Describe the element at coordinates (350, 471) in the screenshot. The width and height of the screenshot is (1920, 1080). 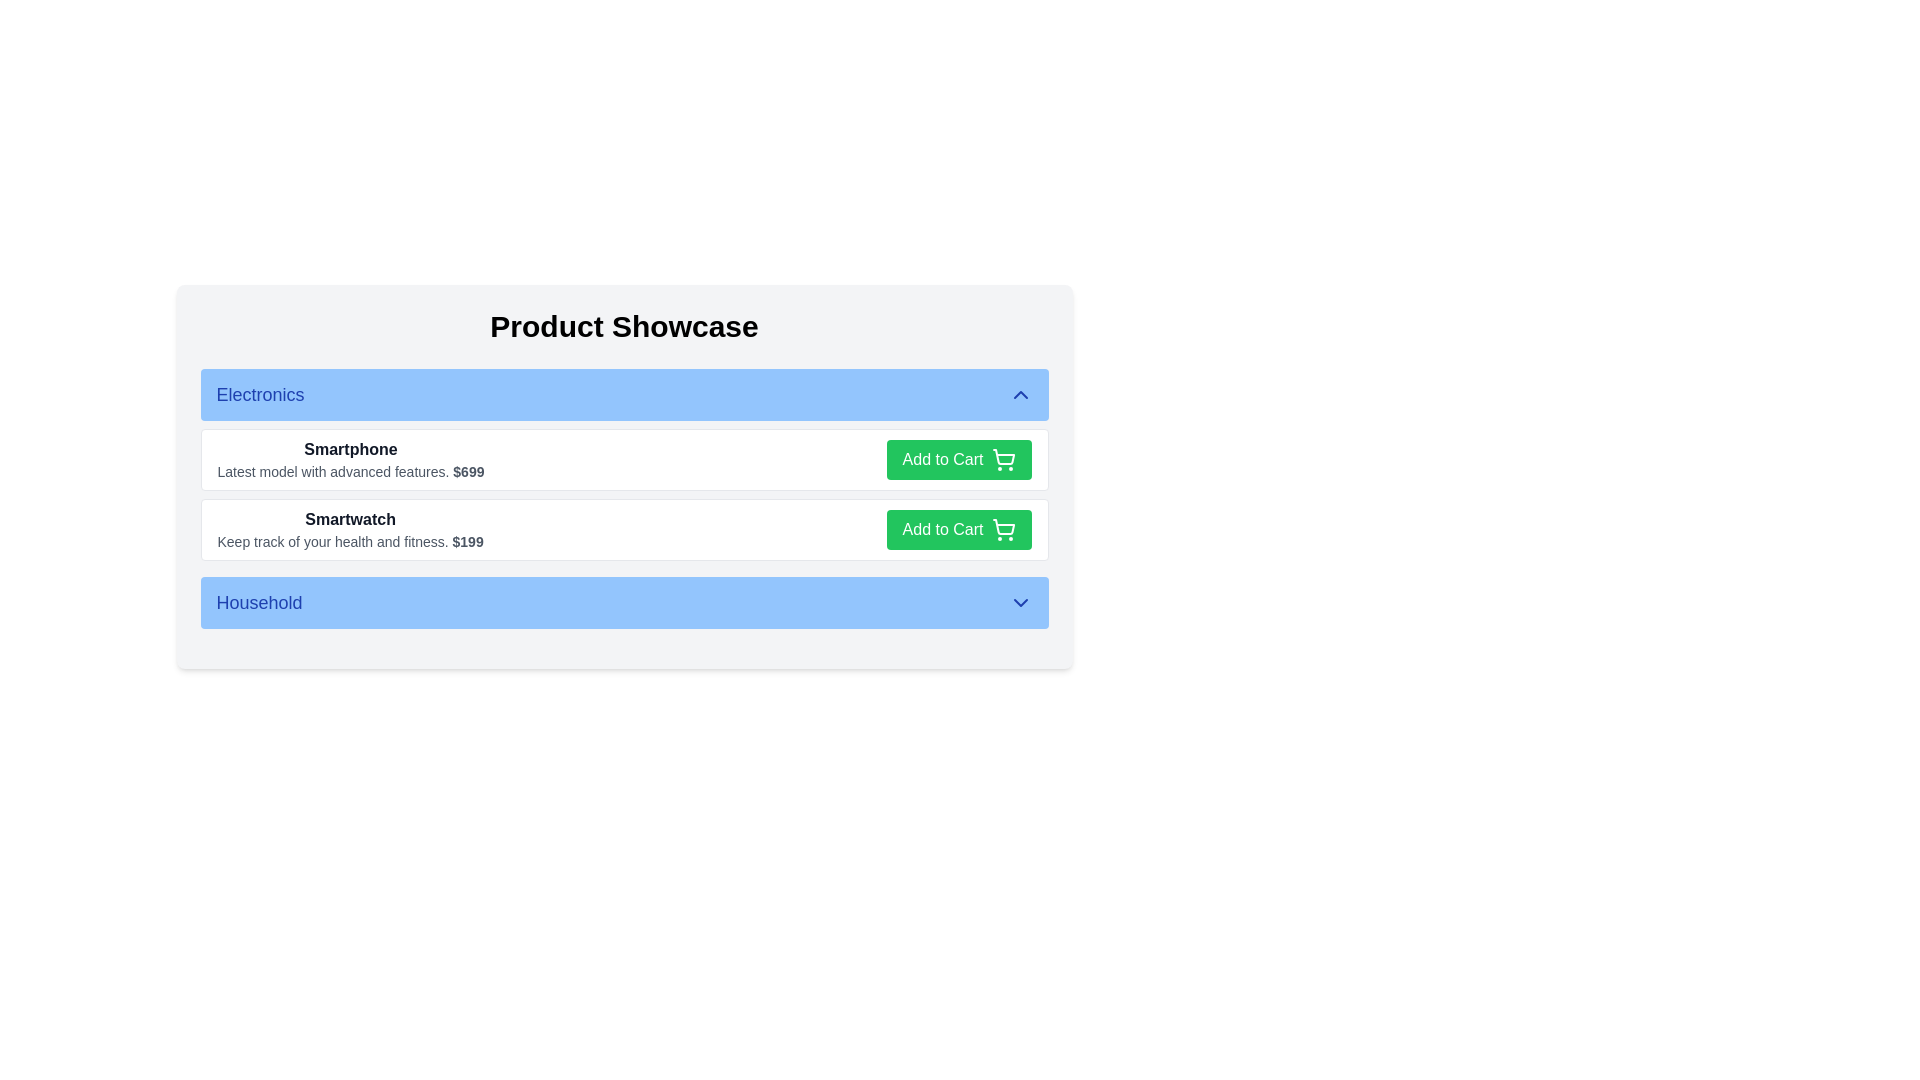
I see `the descriptive text label for the 'Smartphone' item located under the 'Smartphone' heading in the 'Electronics' section` at that location.